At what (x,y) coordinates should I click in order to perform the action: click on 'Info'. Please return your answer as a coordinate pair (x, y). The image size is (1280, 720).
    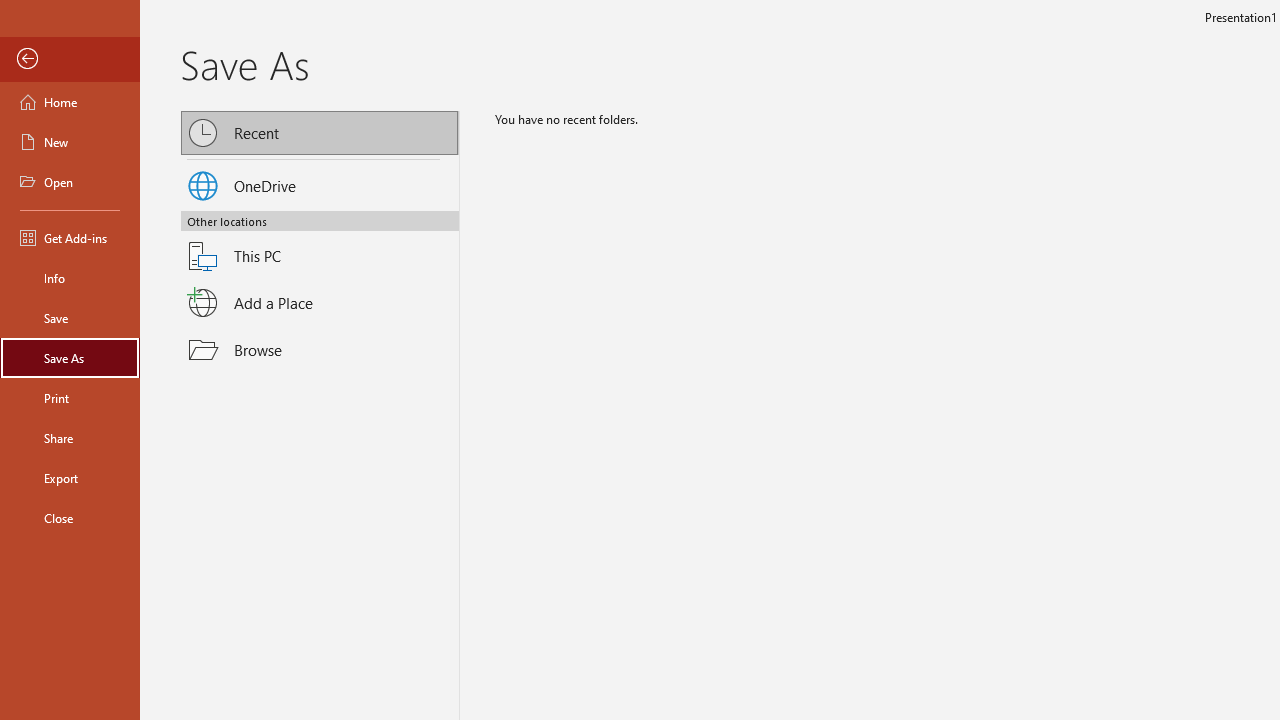
    Looking at the image, I should click on (69, 277).